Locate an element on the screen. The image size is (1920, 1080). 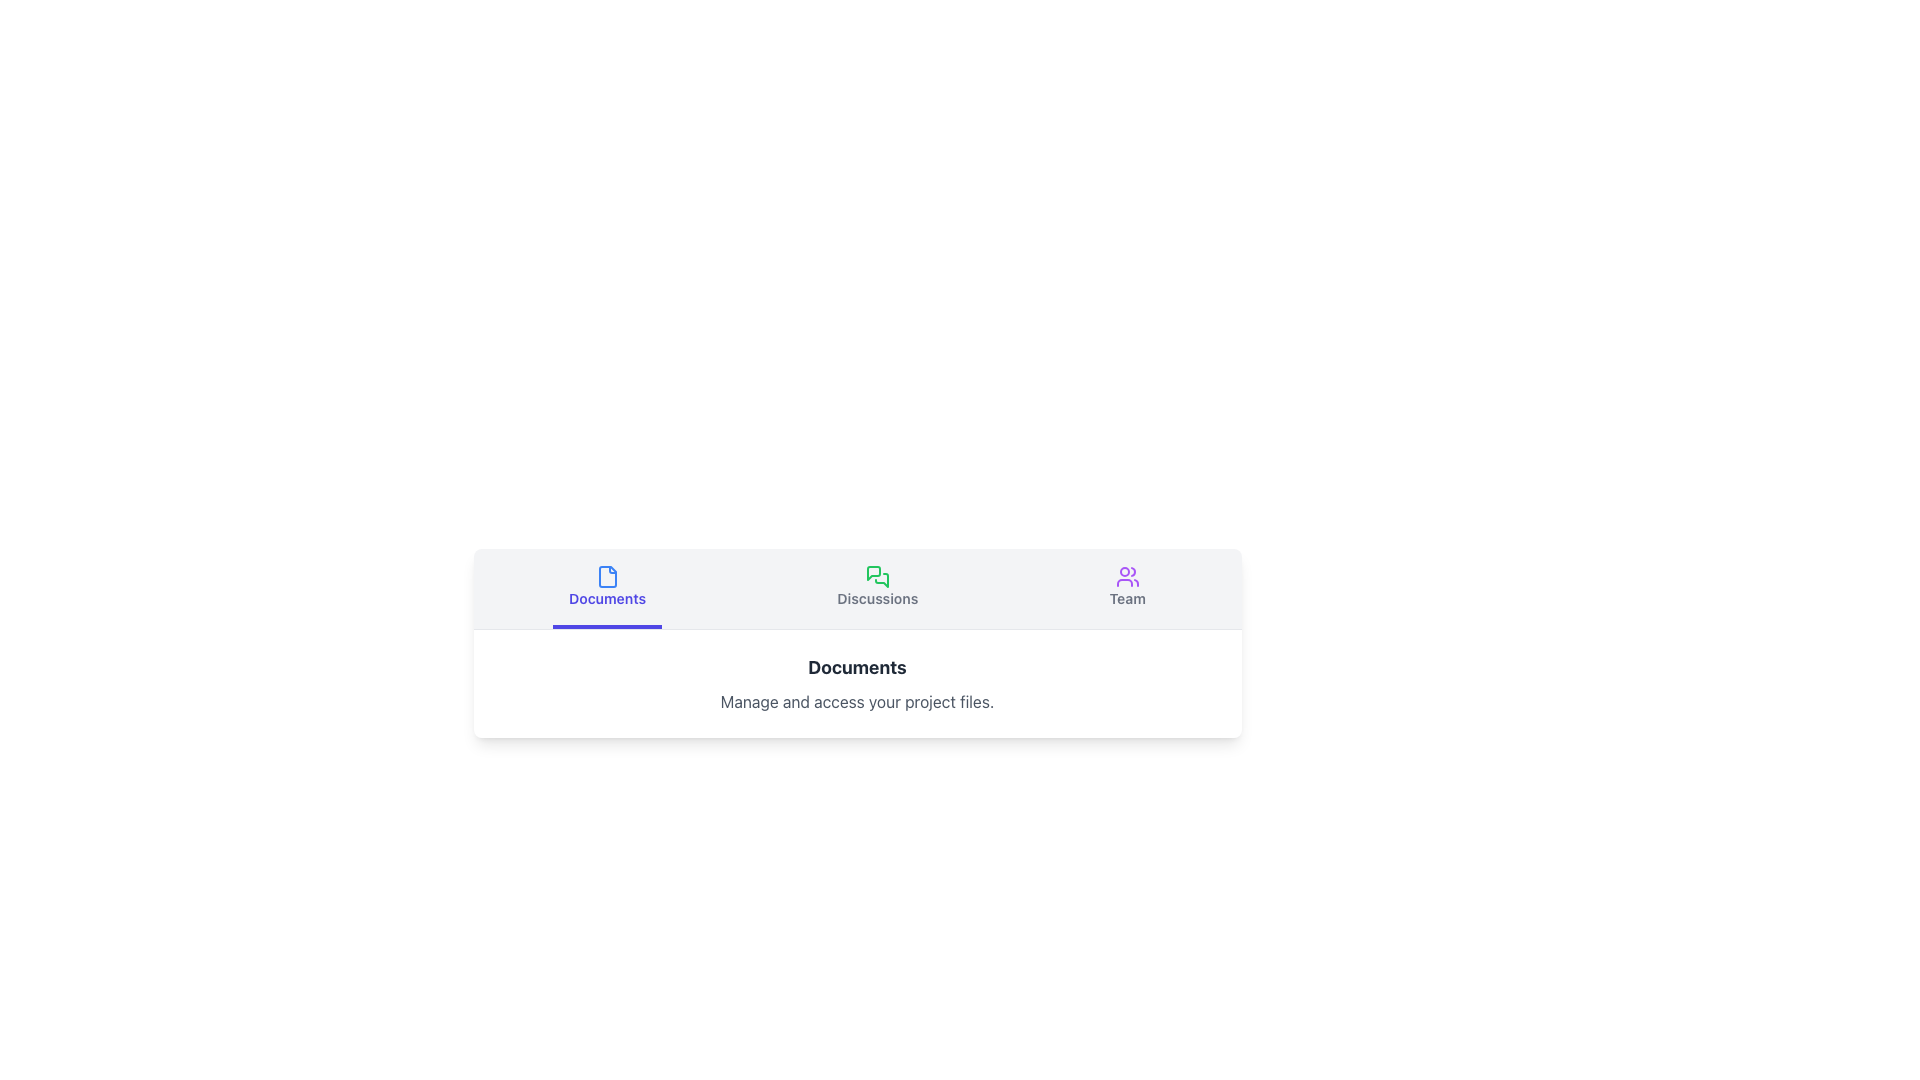
the green chat bubble icon located above the 'Discussions' label in the navigation bar is located at coordinates (877, 576).